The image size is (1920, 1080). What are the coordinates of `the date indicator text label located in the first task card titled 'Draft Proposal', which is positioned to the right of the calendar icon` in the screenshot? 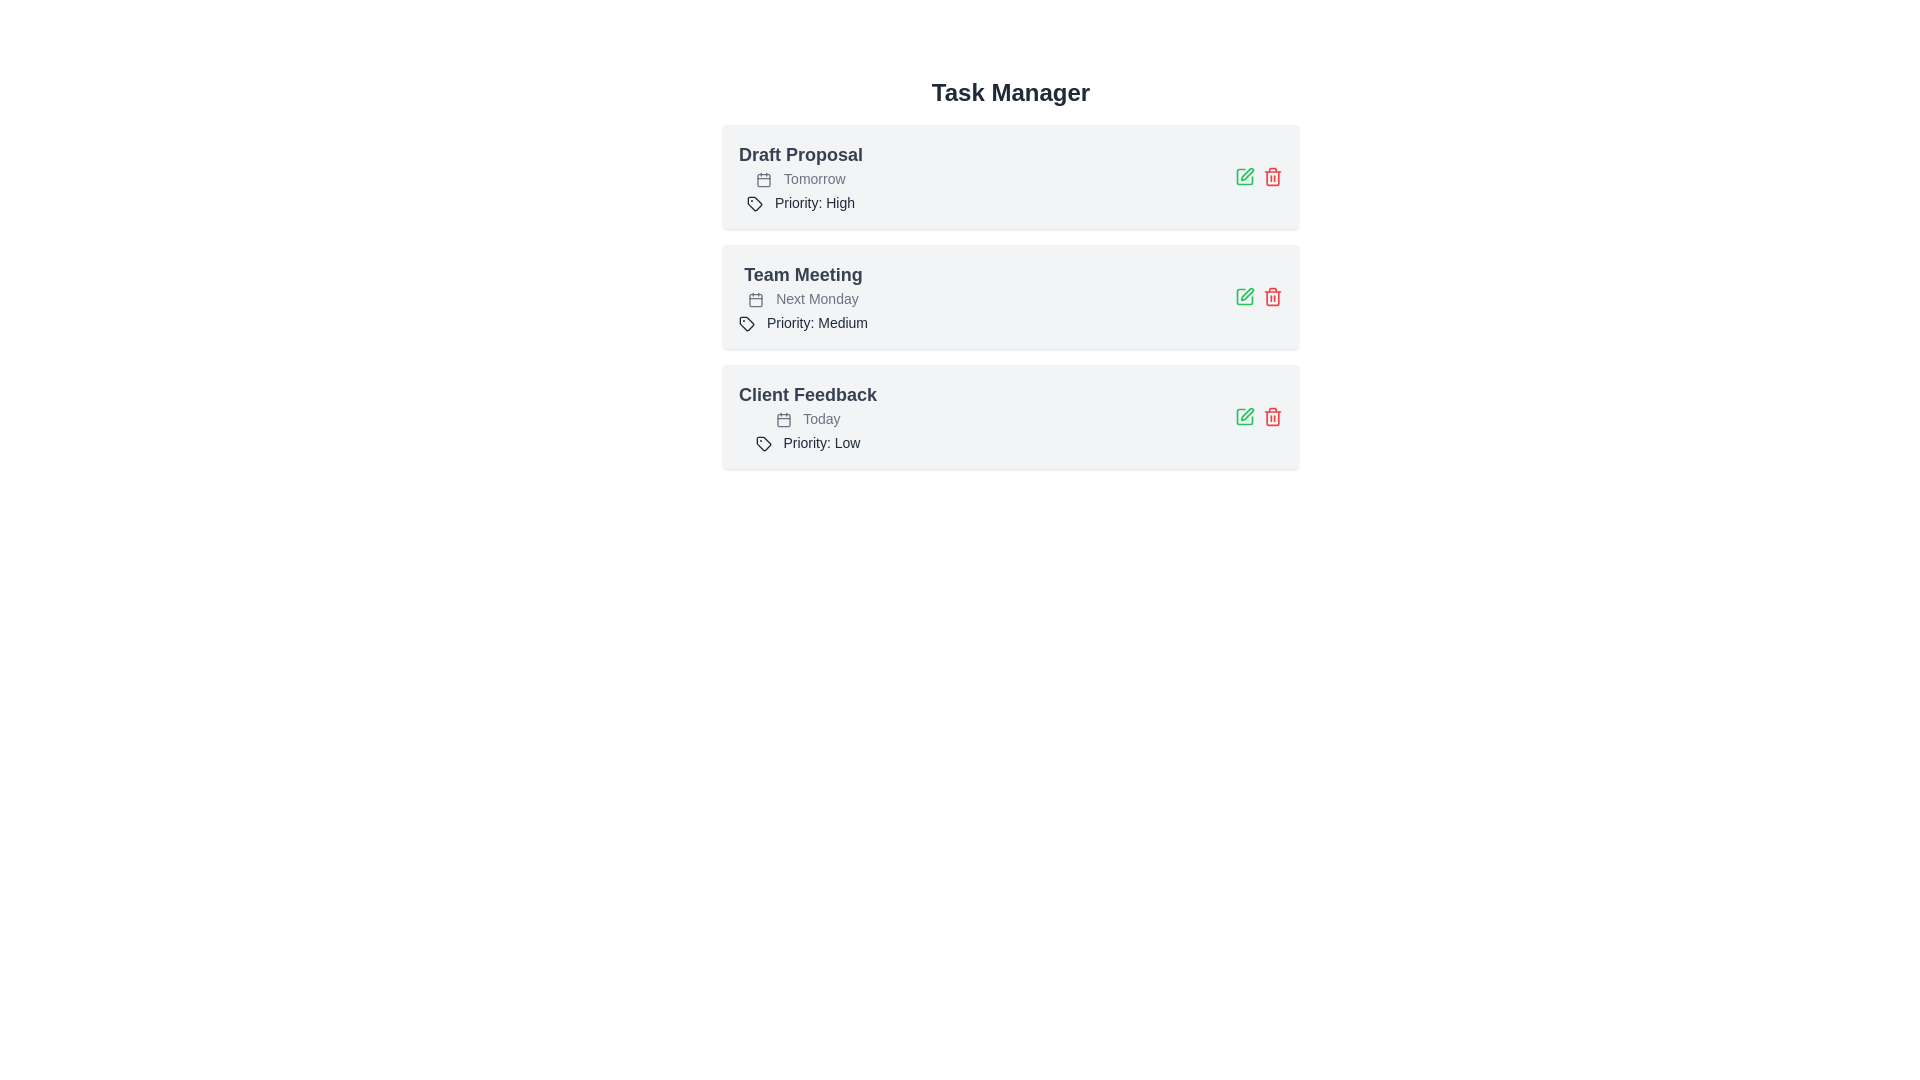 It's located at (801, 177).